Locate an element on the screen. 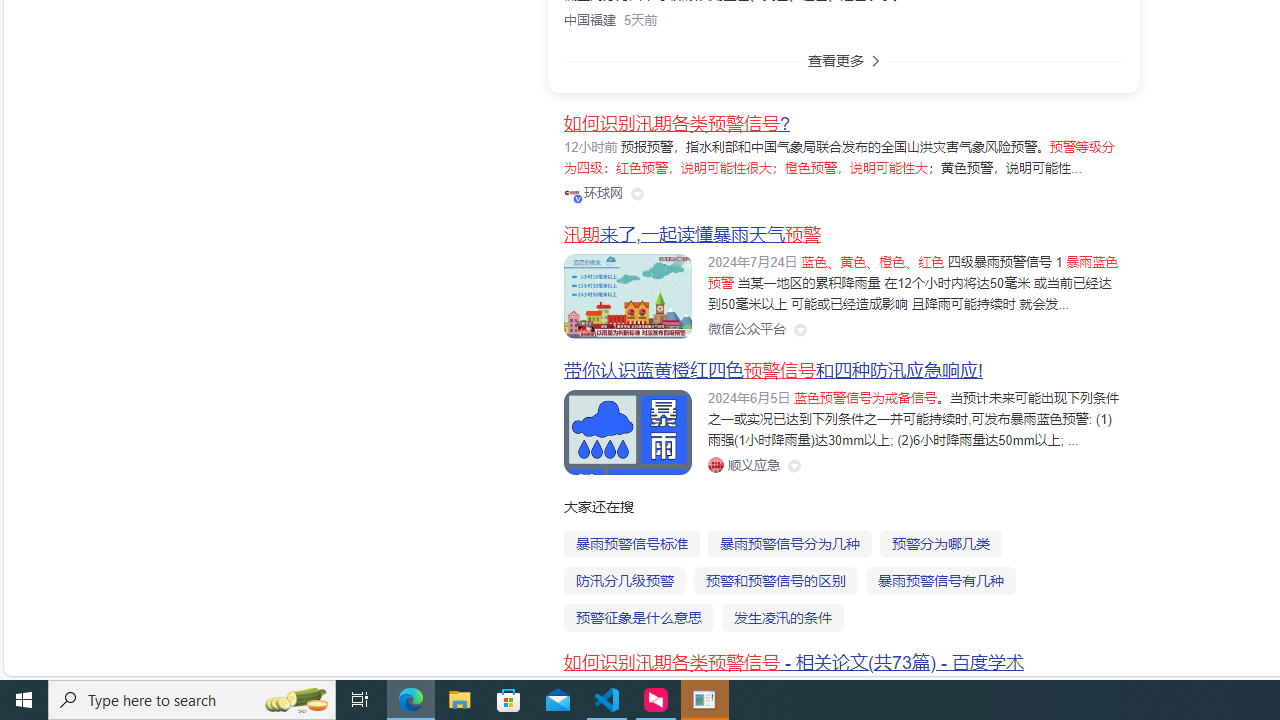 This screenshot has width=1280, height=720. 'Class: siteLink_9TPP3' is located at coordinates (742, 465).